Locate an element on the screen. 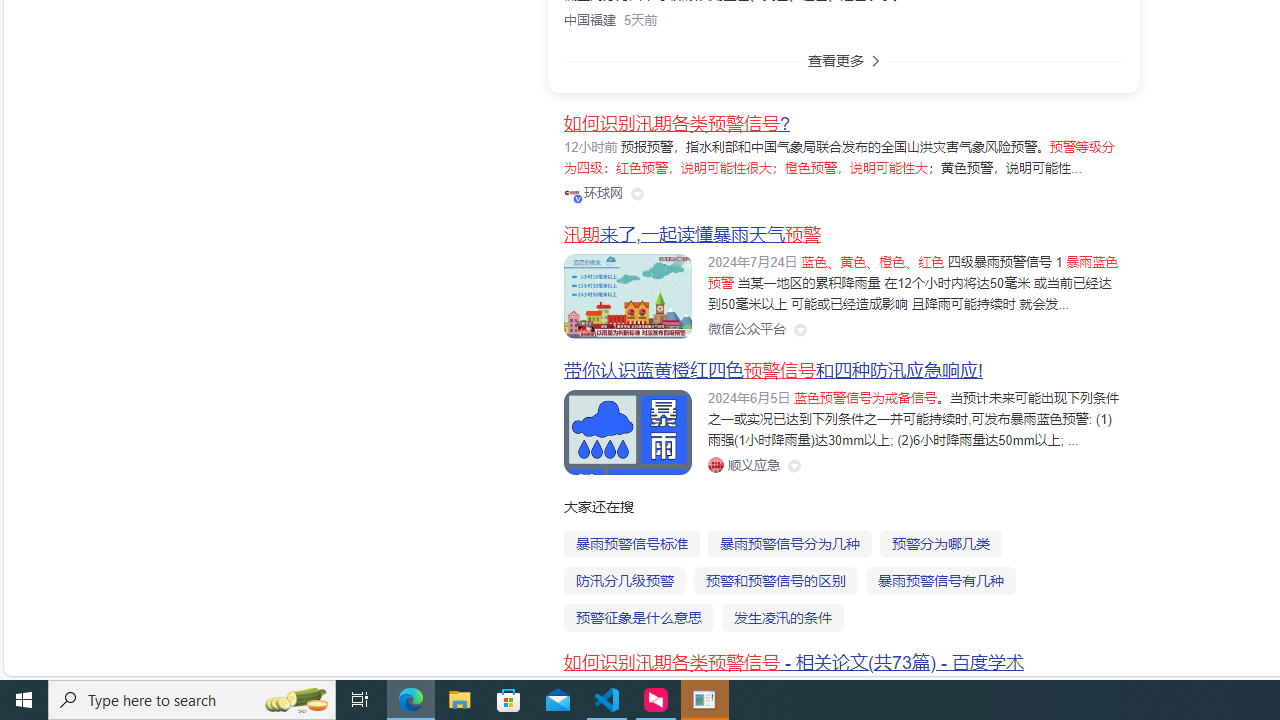 This screenshot has width=1280, height=720. 'Class: siteLink_9TPP3' is located at coordinates (742, 465).